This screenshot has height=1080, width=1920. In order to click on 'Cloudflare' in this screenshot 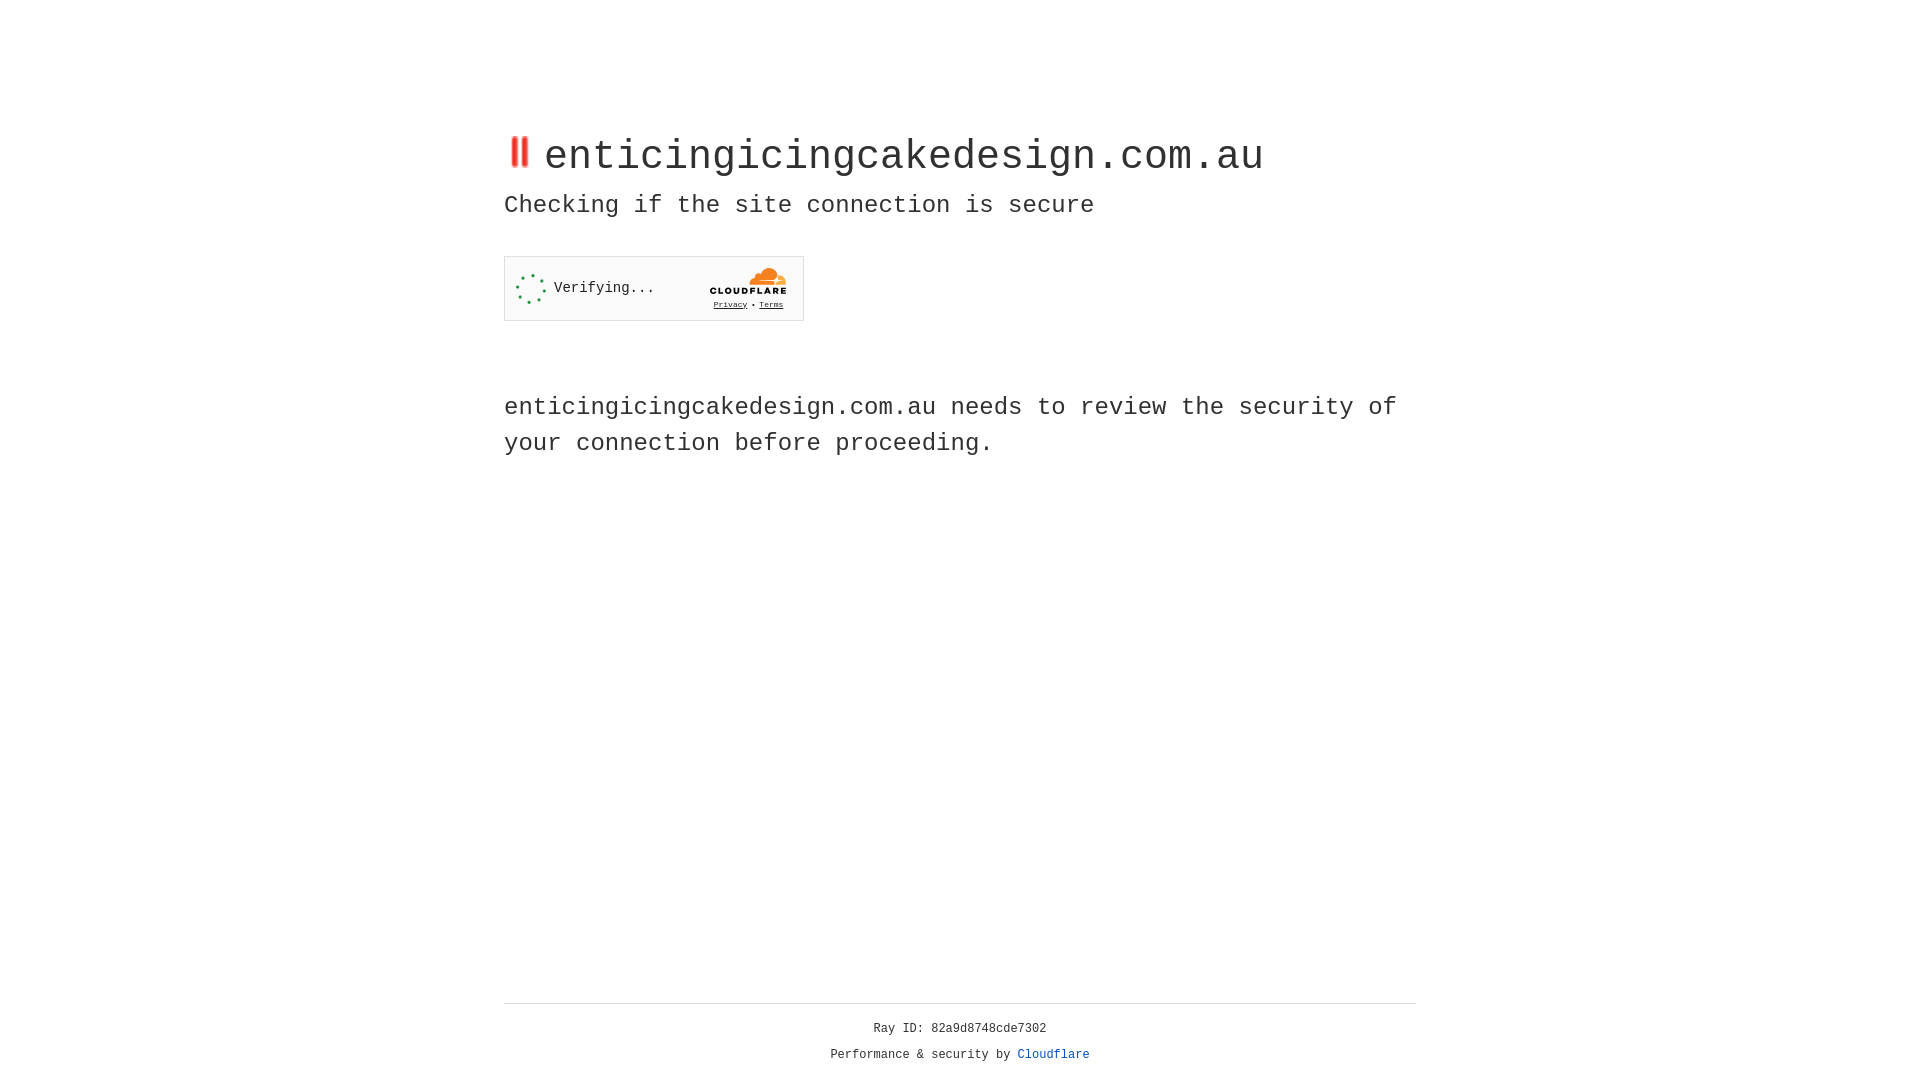, I will do `click(1053, 1054)`.